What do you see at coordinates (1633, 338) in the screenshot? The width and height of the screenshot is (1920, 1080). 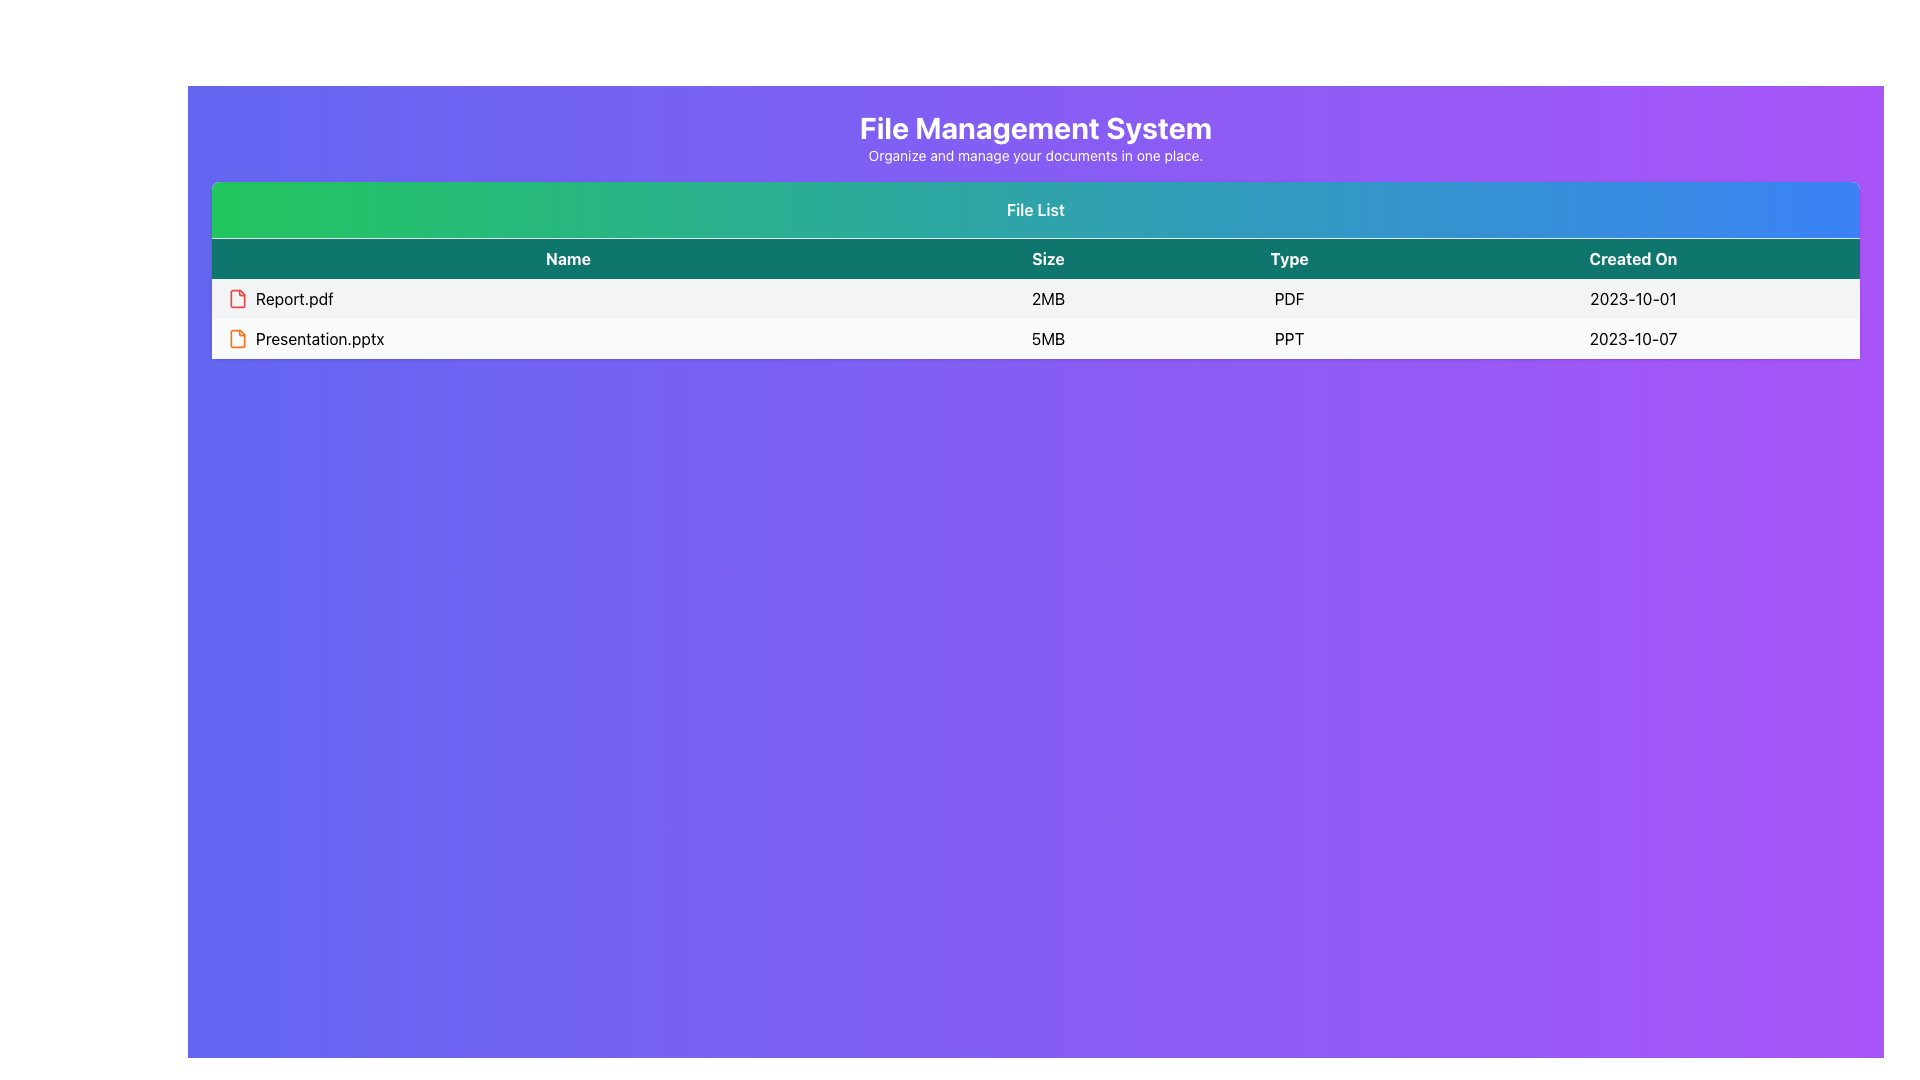 I see `the text label displaying '2023-10-07' in the last column of the second row under the 'Created On' header in the file list table for the file 'Presentation.pptx'` at bounding box center [1633, 338].